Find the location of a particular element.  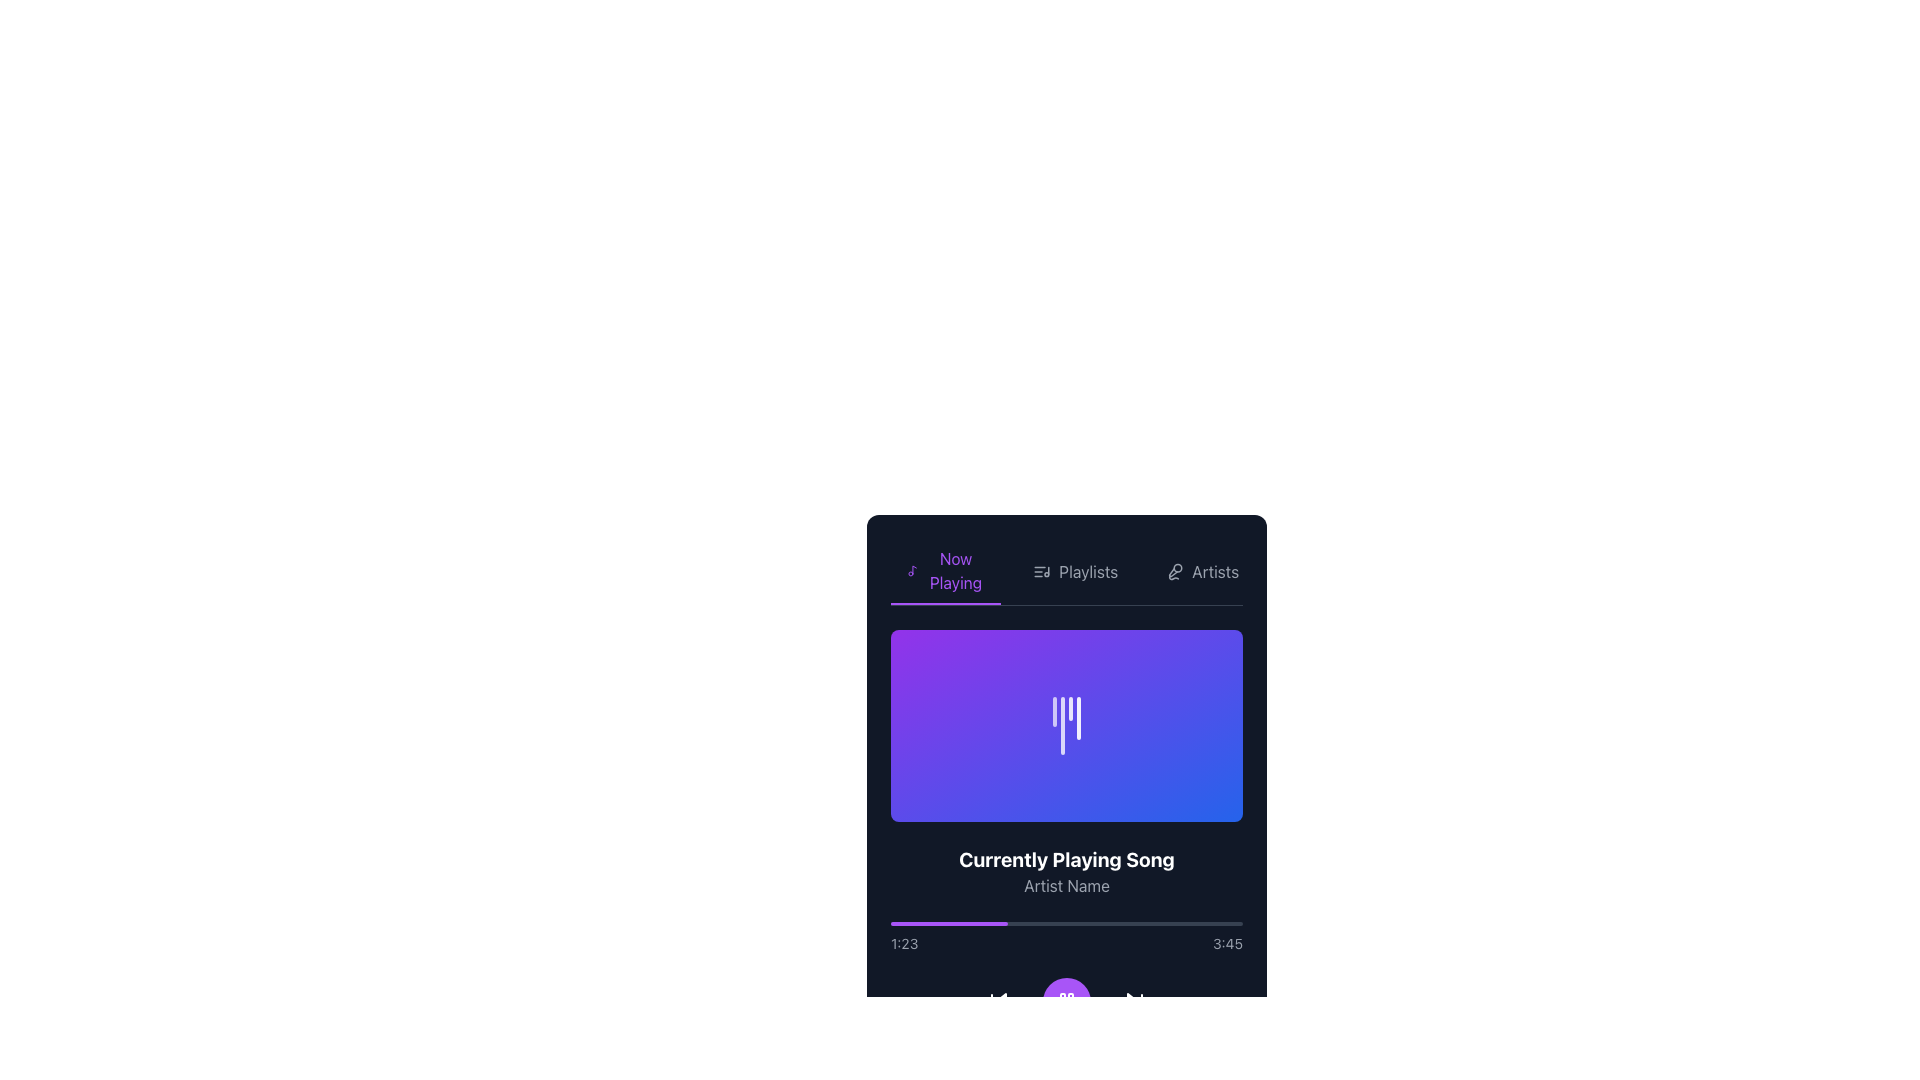

the pause button located centrally among the media control buttons at the bottom of the interface to trigger a visual state change is located at coordinates (1065, 1002).